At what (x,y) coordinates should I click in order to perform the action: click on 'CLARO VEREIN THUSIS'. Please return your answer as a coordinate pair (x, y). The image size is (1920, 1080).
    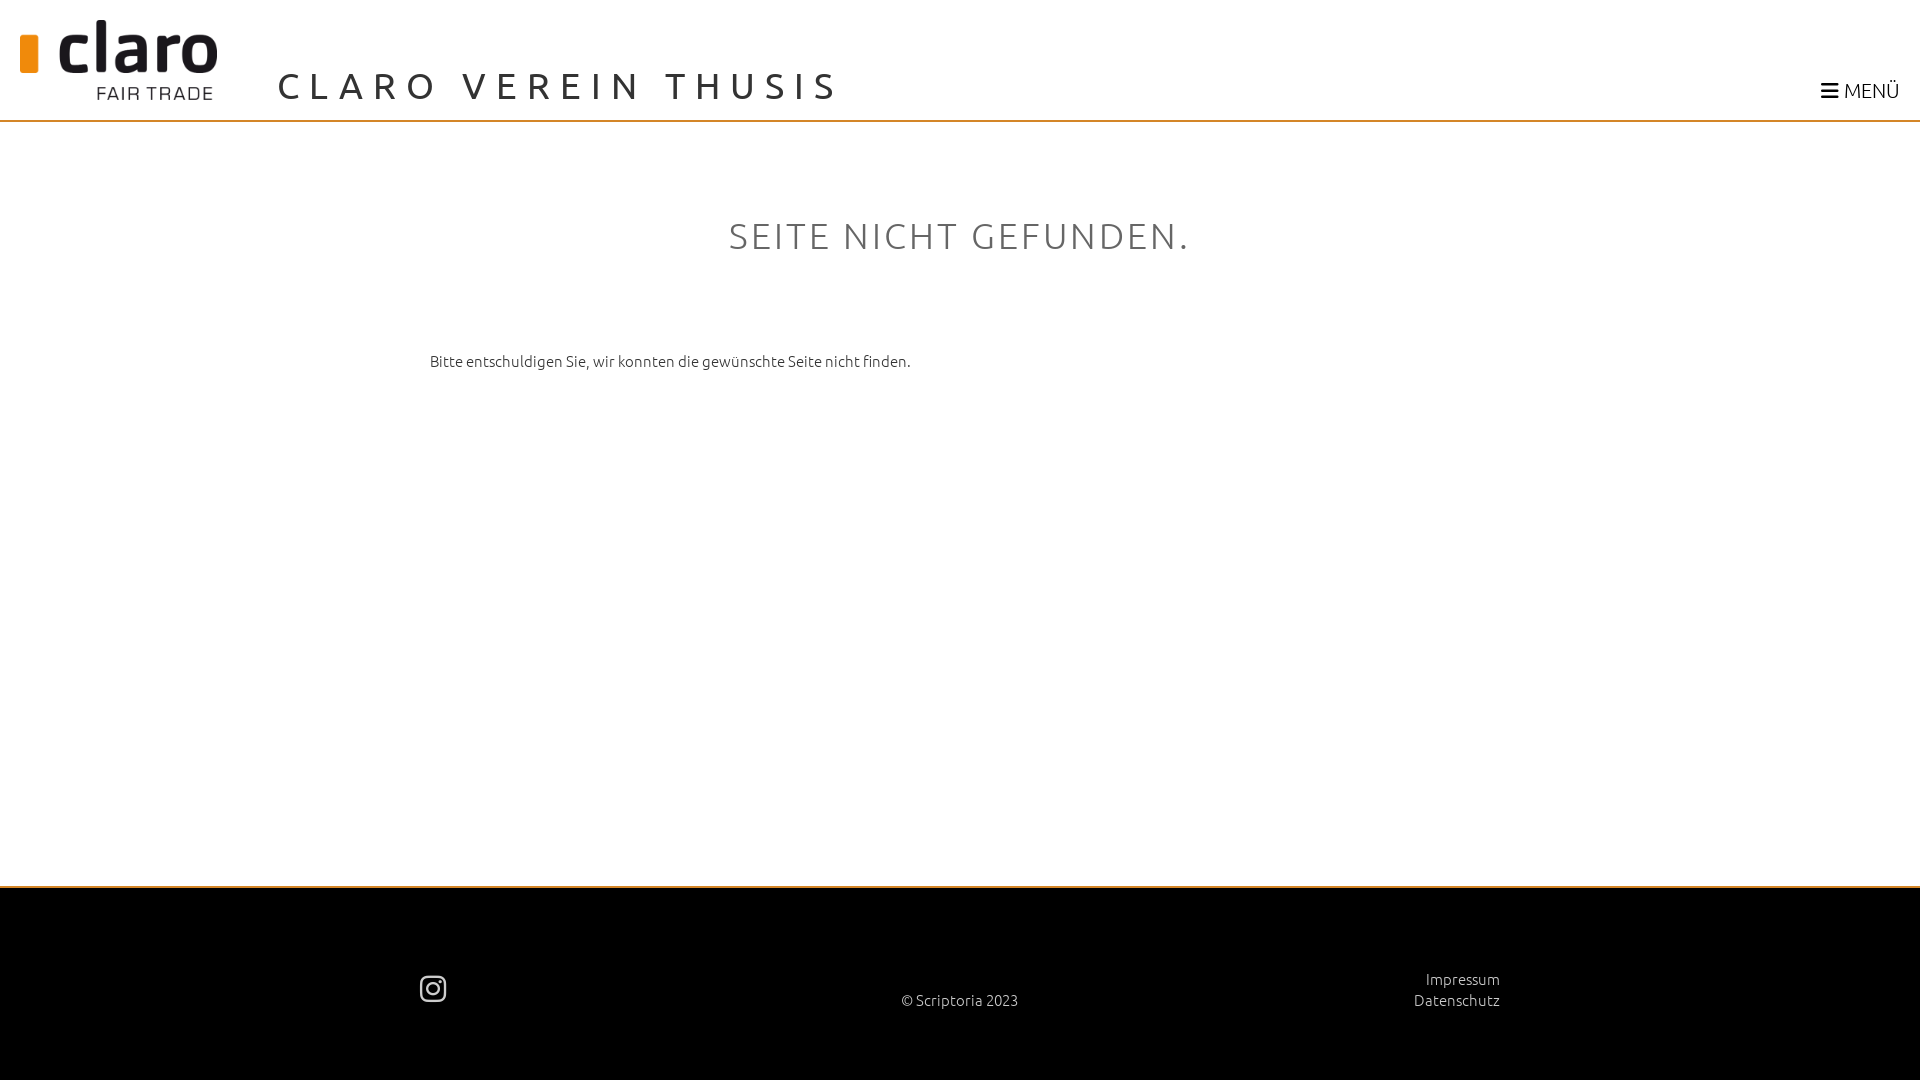
    Looking at the image, I should click on (276, 83).